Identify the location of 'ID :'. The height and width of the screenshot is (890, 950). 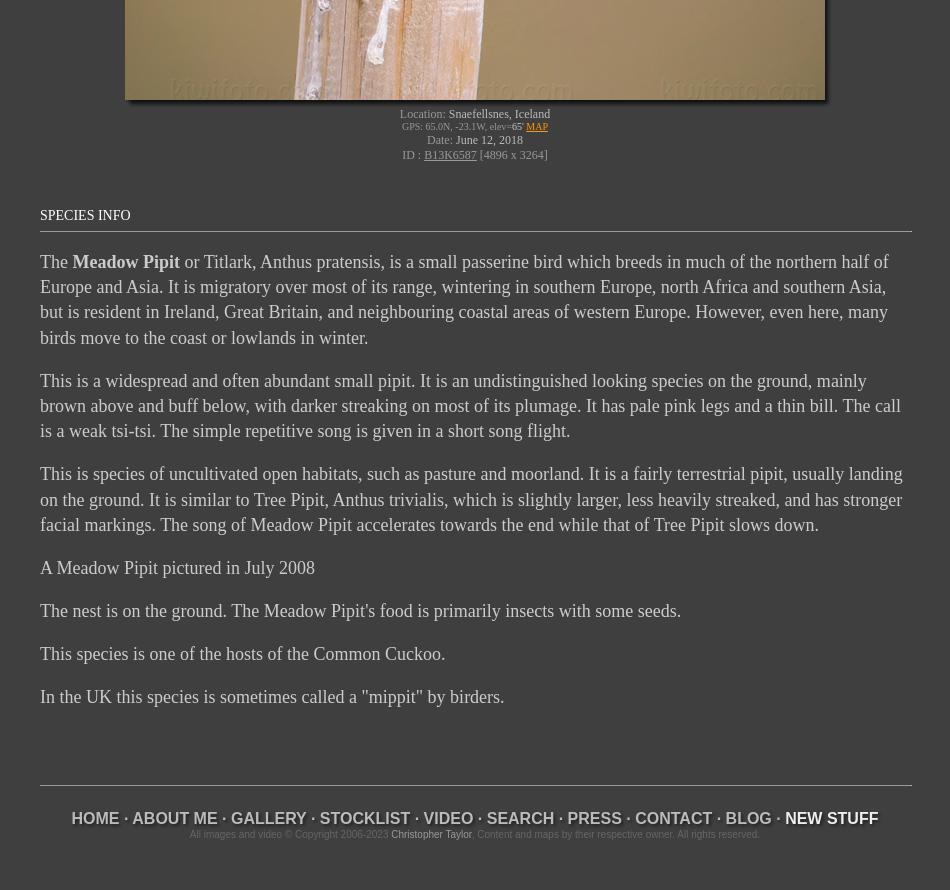
(411, 153).